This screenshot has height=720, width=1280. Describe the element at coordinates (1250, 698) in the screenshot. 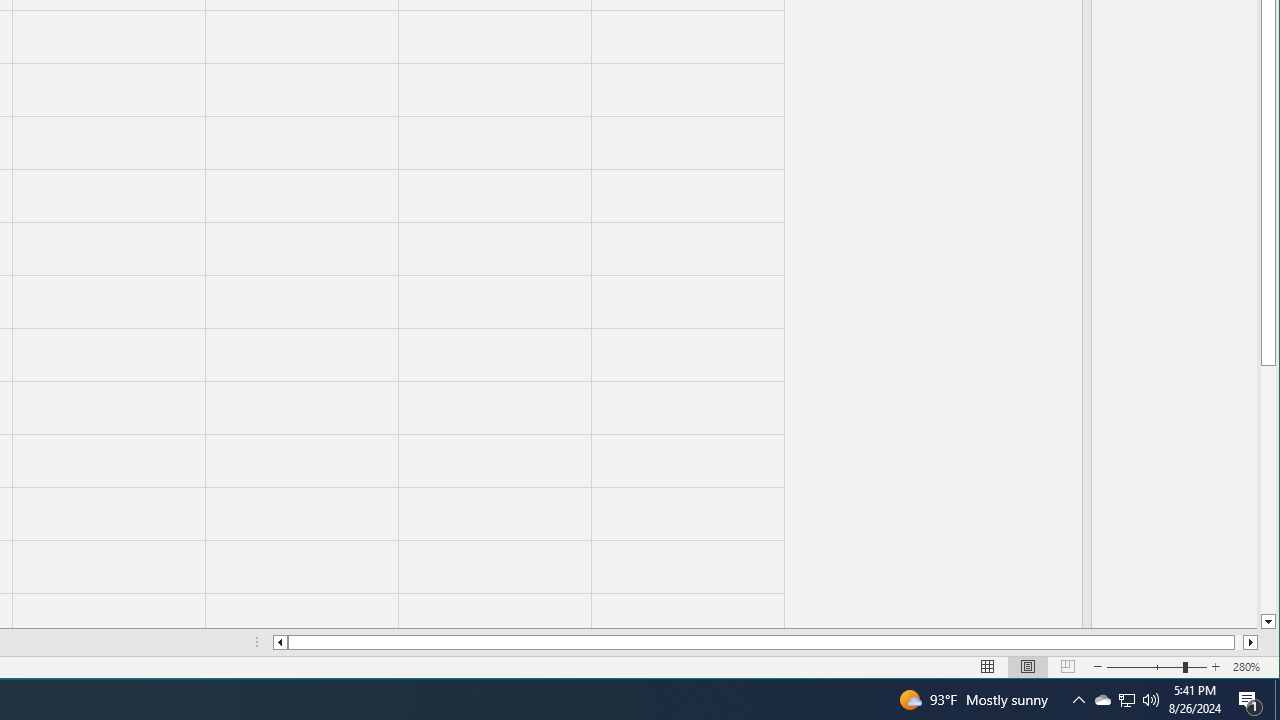

I see `'Action Center, 1 new notification'` at that location.